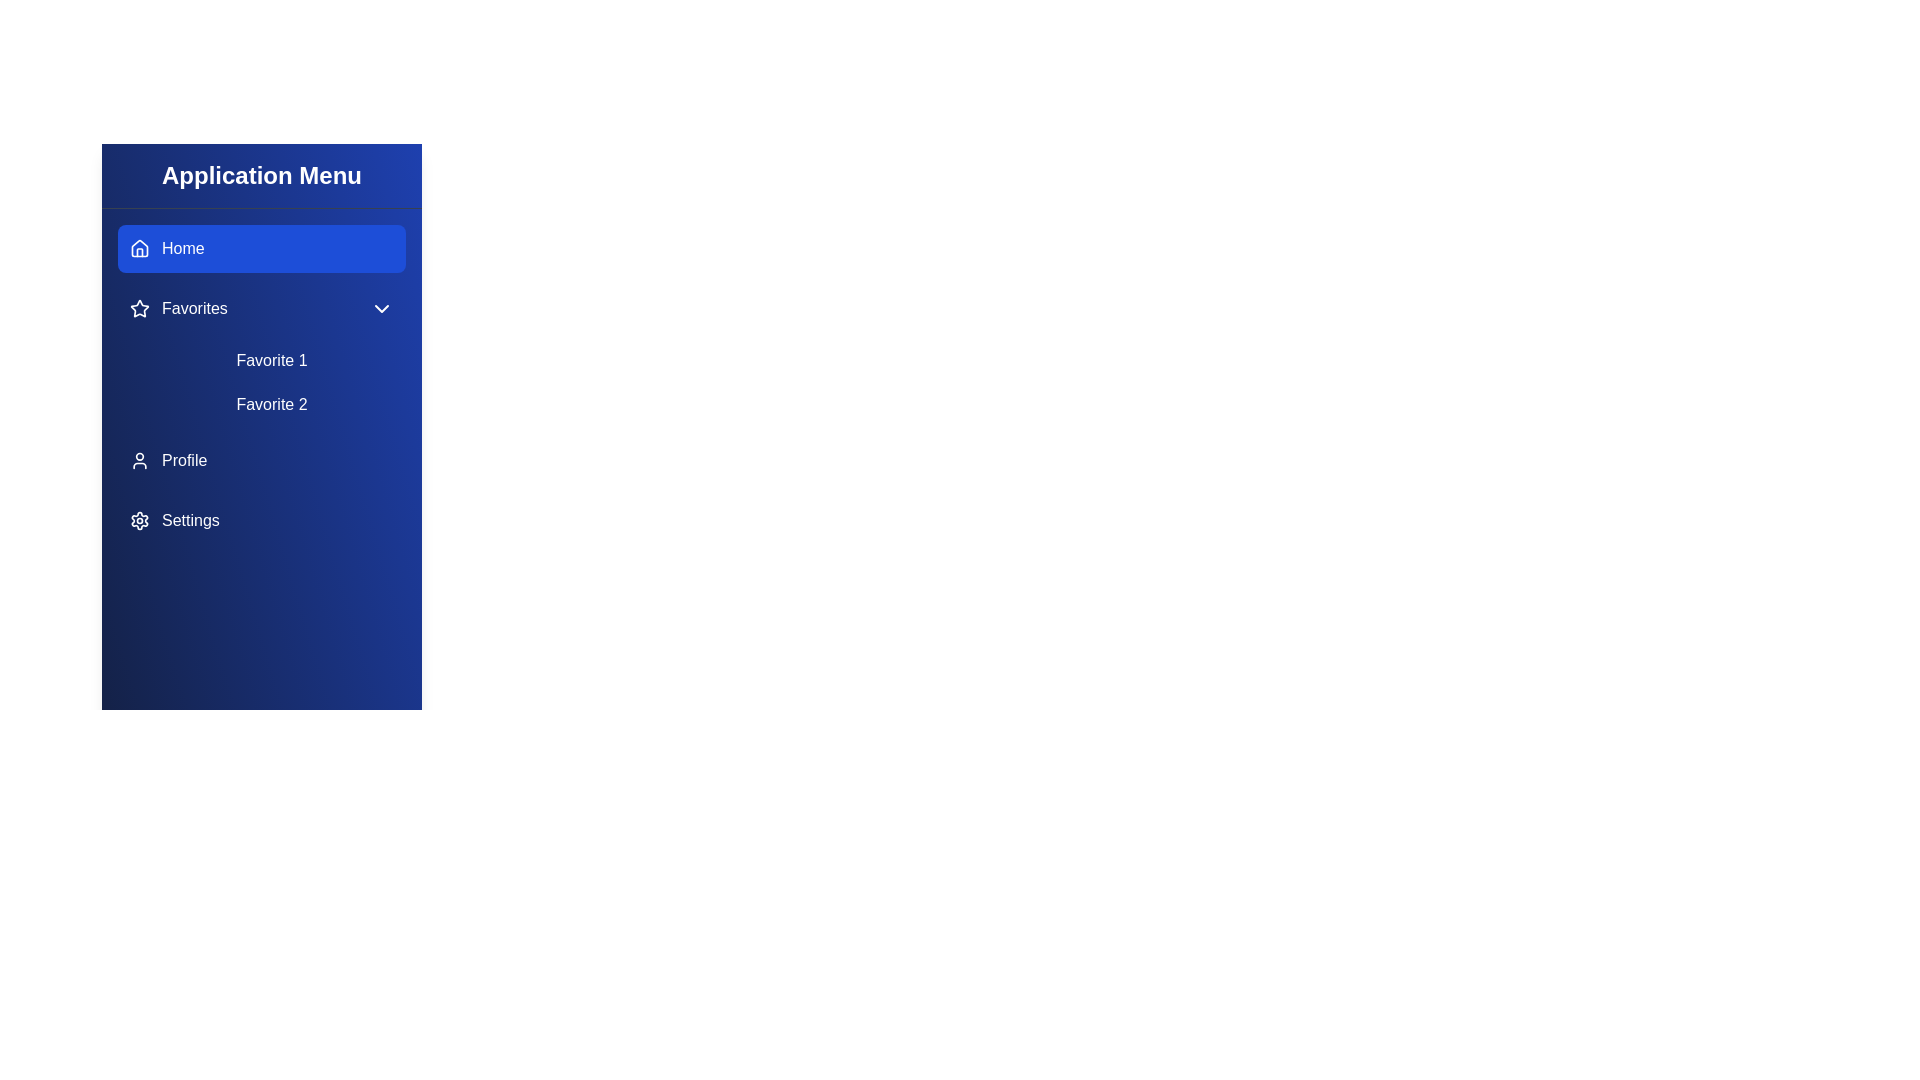 The width and height of the screenshot is (1920, 1080). Describe the element at coordinates (184, 461) in the screenshot. I see `the 'Profile' text label, which is displayed in white over a dark blue background in the sidebar menu, positioned between the 'Favorites' and 'Settings' sections` at that location.